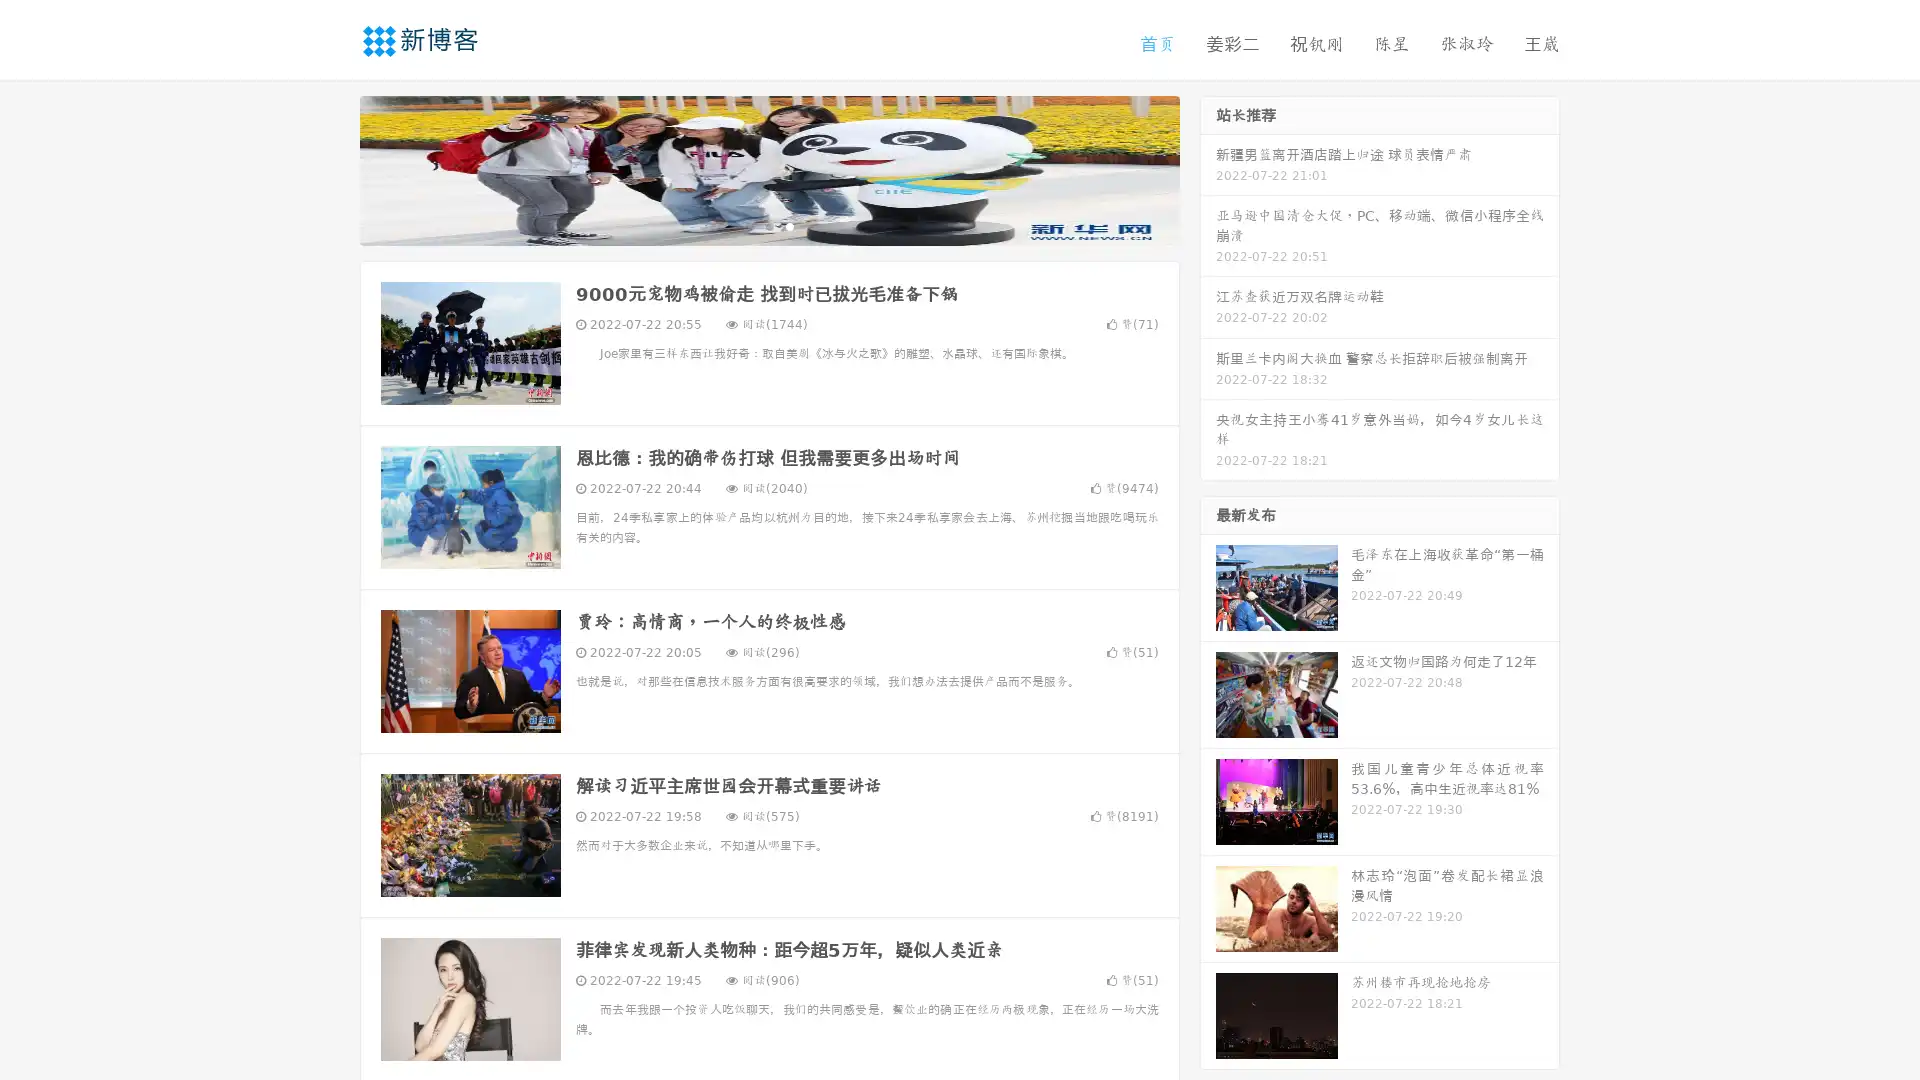 The height and width of the screenshot is (1080, 1920). Describe the element at coordinates (789, 225) in the screenshot. I see `Go to slide 3` at that location.